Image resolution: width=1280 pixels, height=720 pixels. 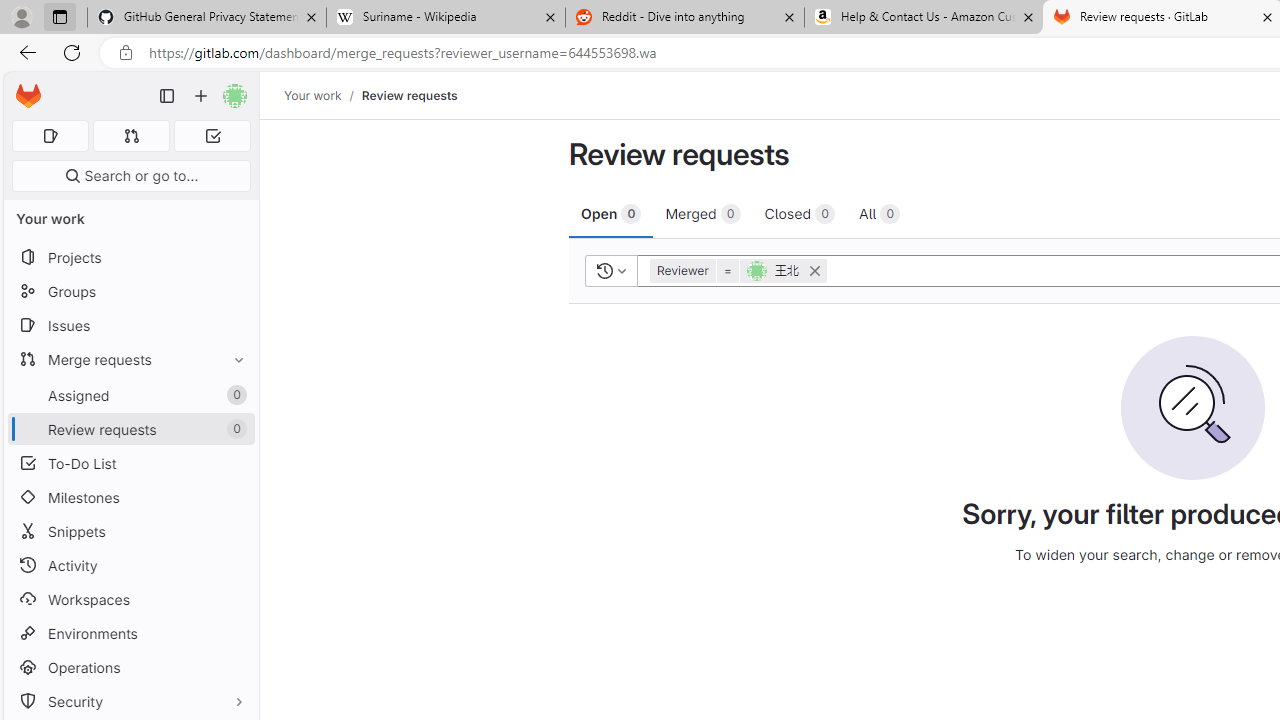 I want to click on 'Primary navigation sidebar', so click(x=167, y=96).